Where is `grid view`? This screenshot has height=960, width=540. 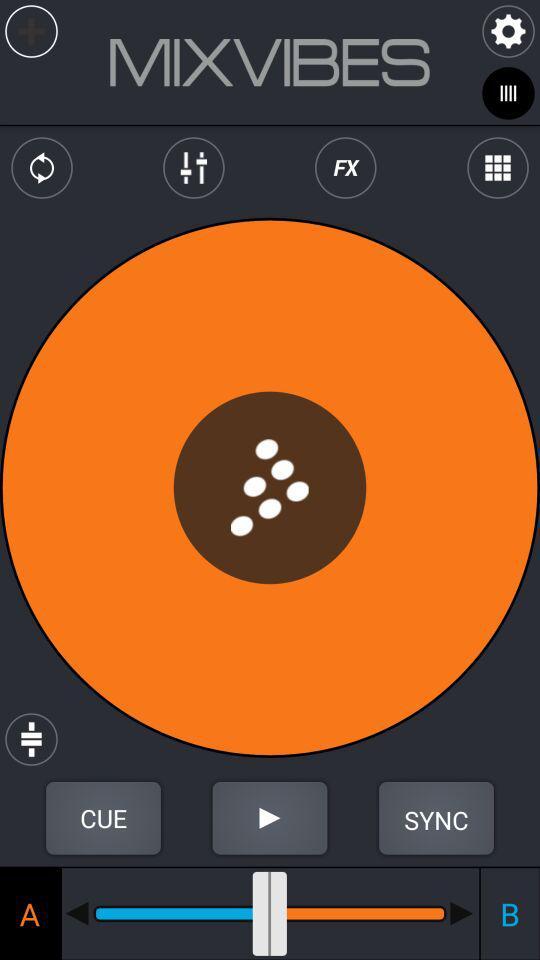
grid view is located at coordinates (496, 167).